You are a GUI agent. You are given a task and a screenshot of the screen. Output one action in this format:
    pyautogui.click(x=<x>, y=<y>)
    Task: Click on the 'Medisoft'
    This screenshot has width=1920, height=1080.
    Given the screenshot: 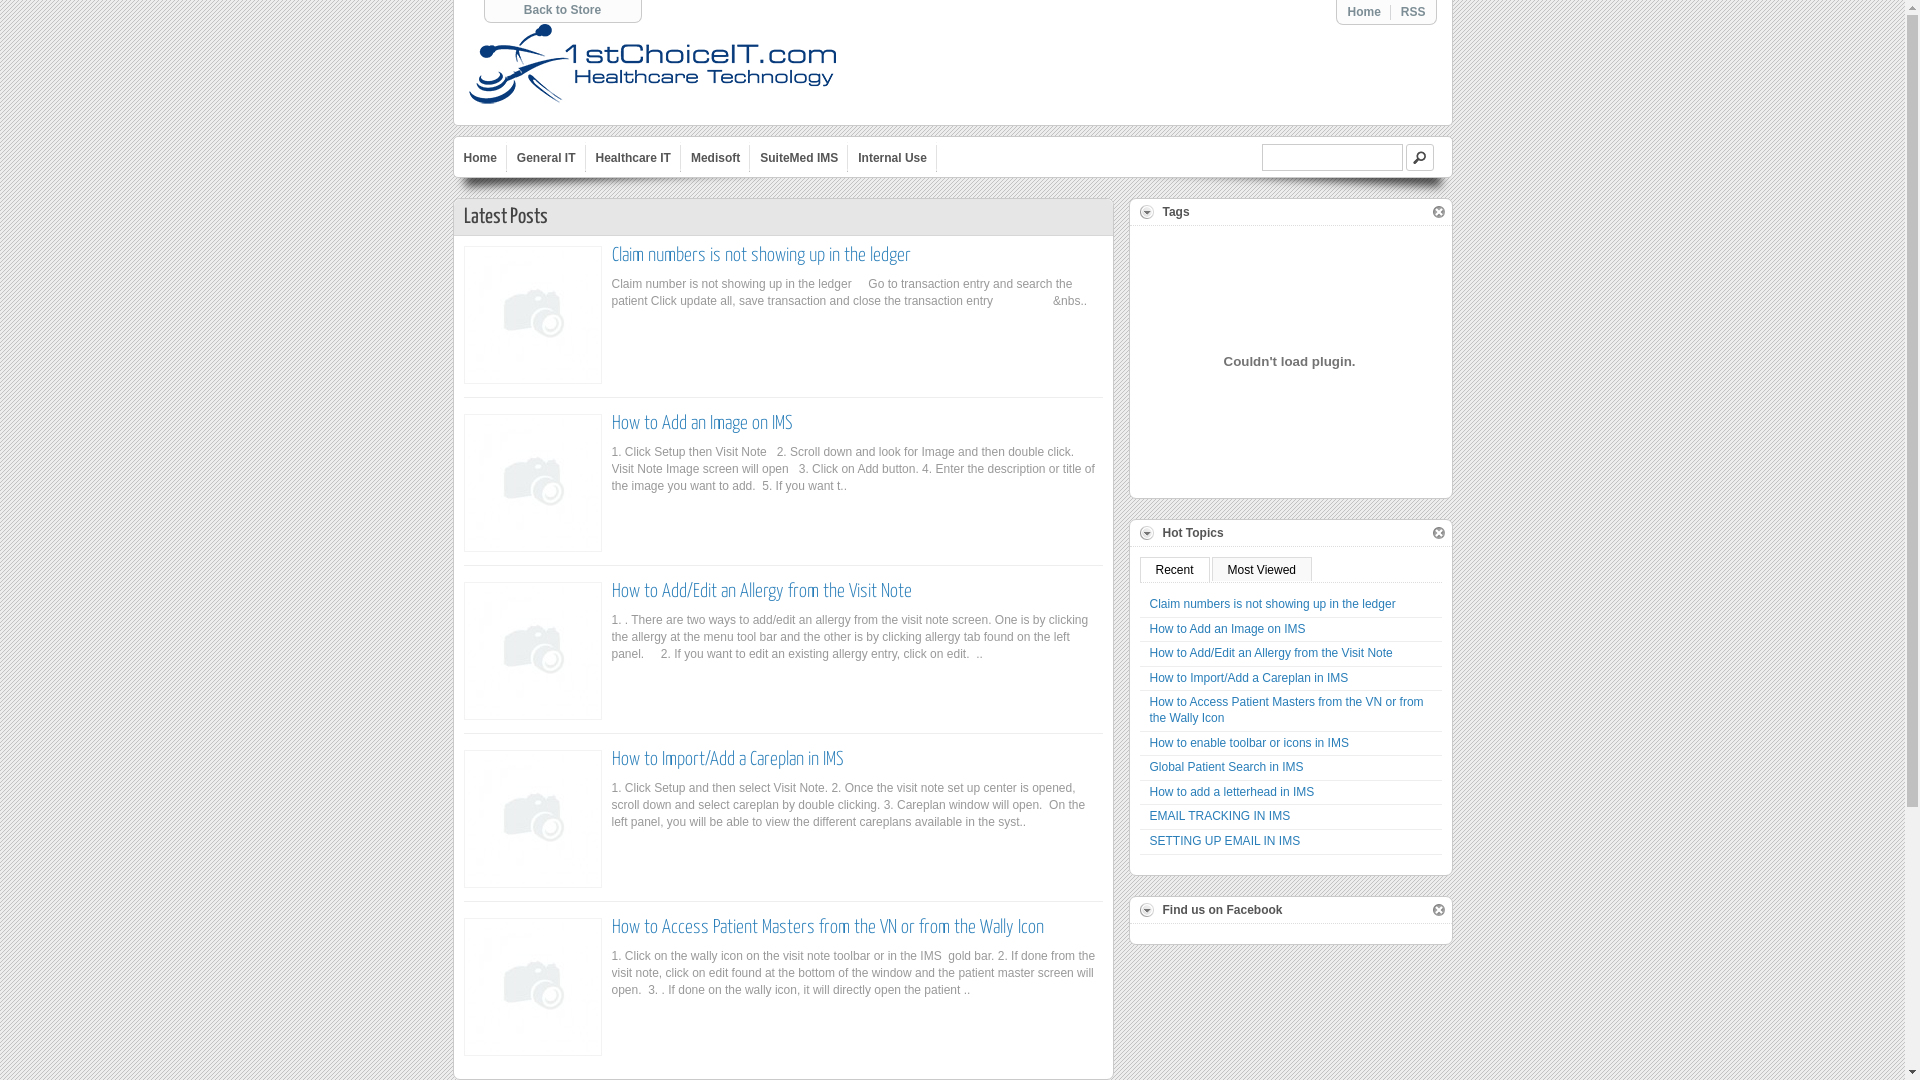 What is the action you would take?
    pyautogui.click(x=715, y=156)
    